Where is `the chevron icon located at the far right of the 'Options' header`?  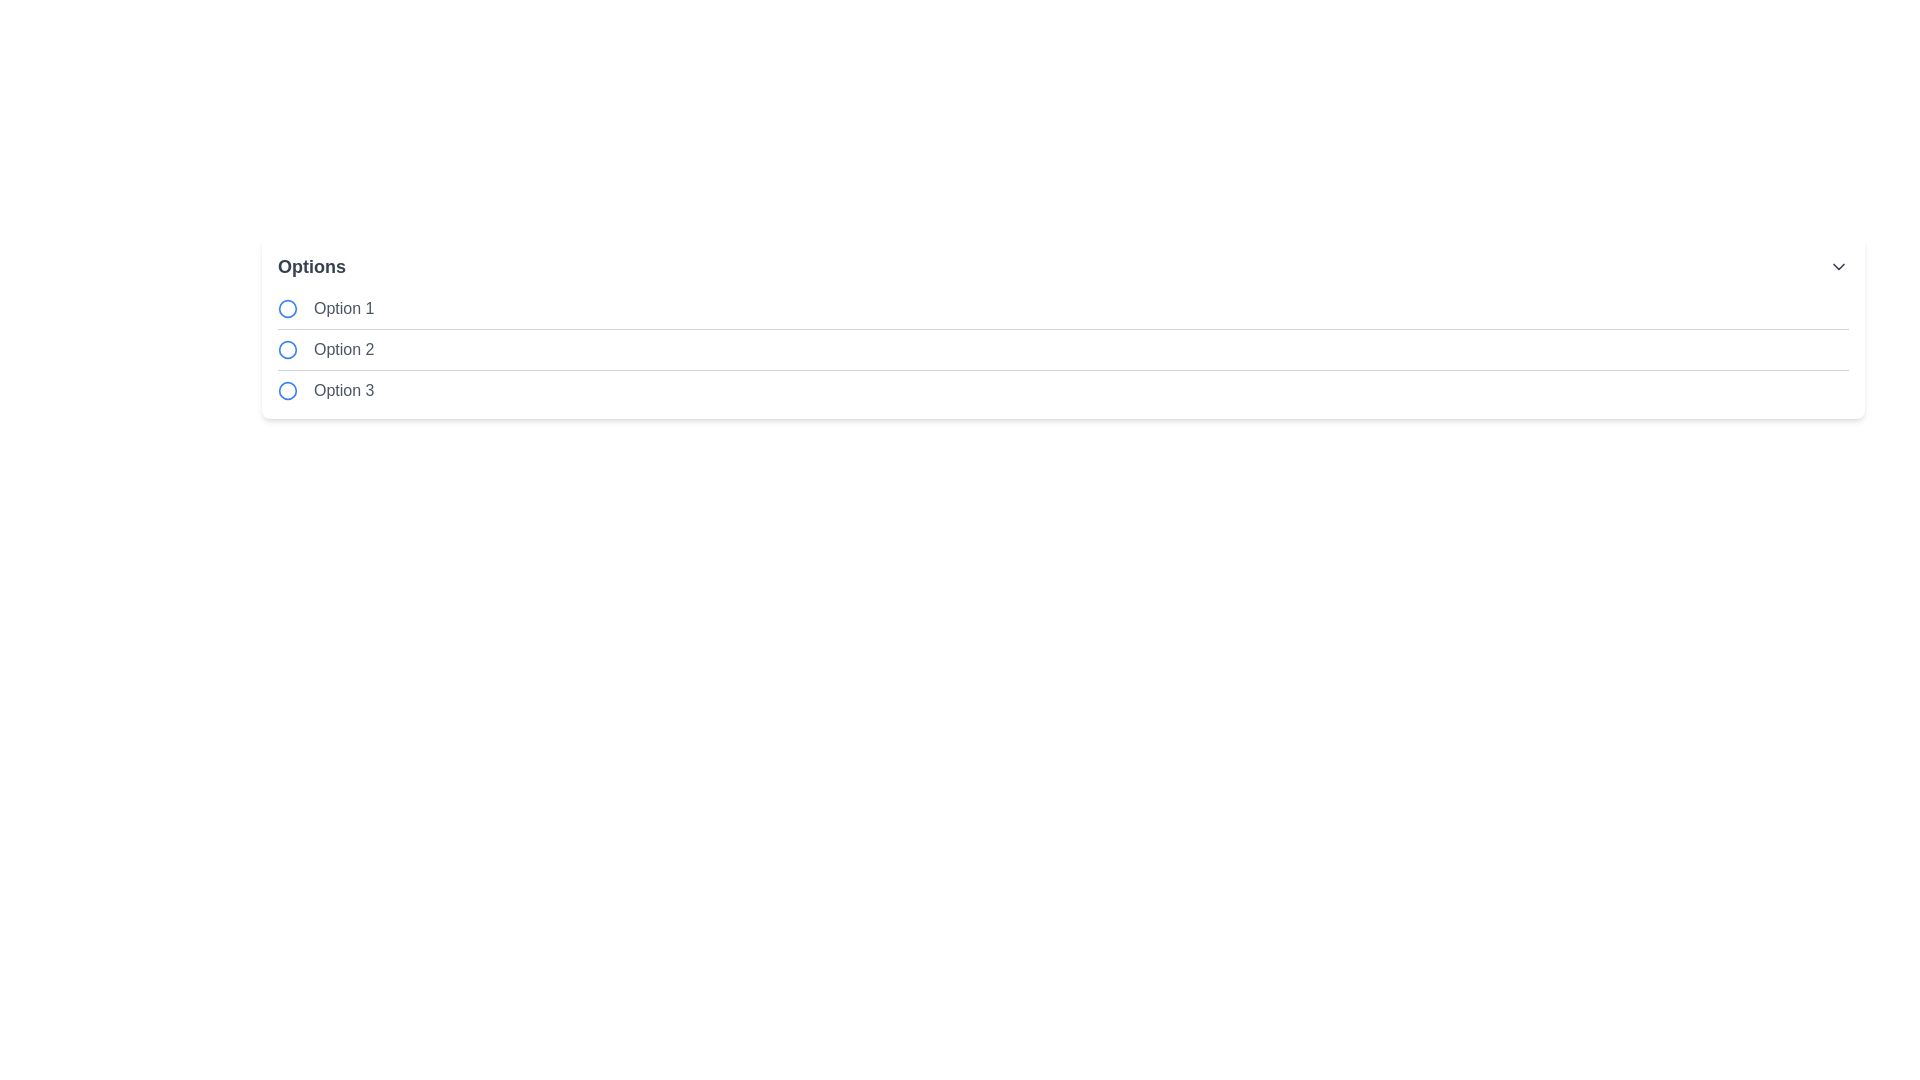 the chevron icon located at the far right of the 'Options' header is located at coordinates (1838, 265).